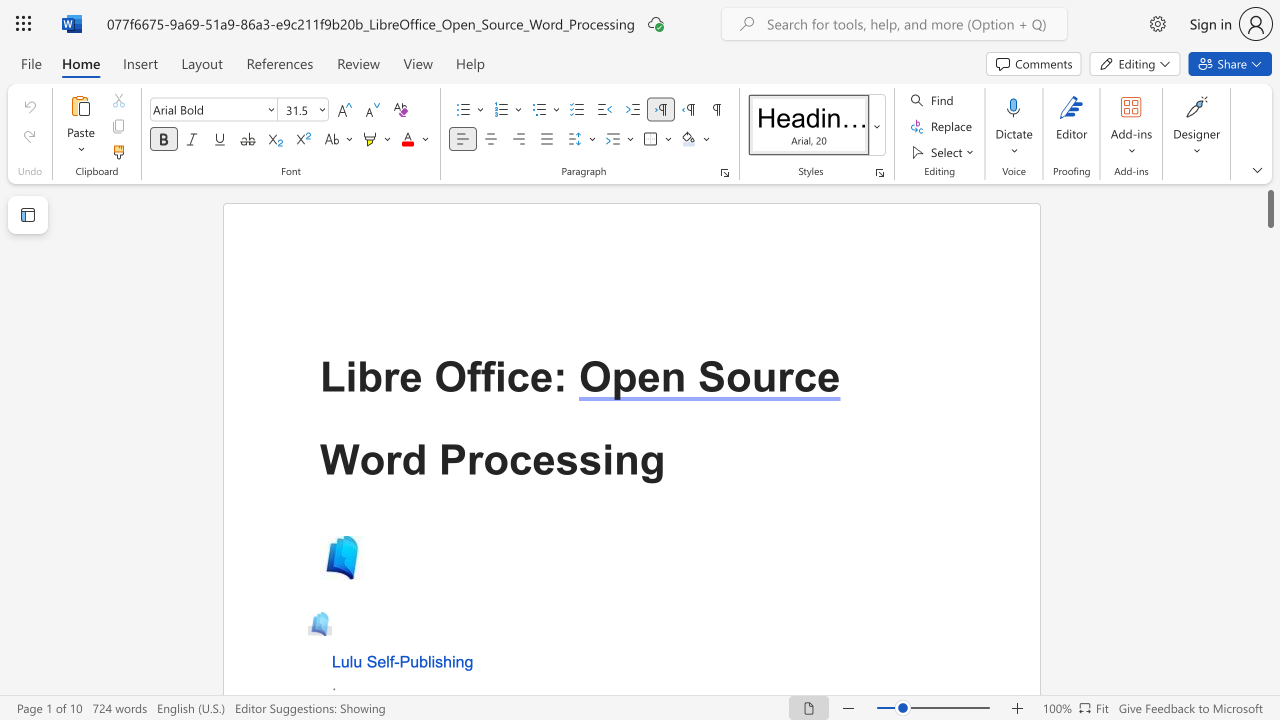 The height and width of the screenshot is (720, 1280). What do you see at coordinates (589, 459) in the screenshot?
I see `the 2th character "s" in the text` at bounding box center [589, 459].